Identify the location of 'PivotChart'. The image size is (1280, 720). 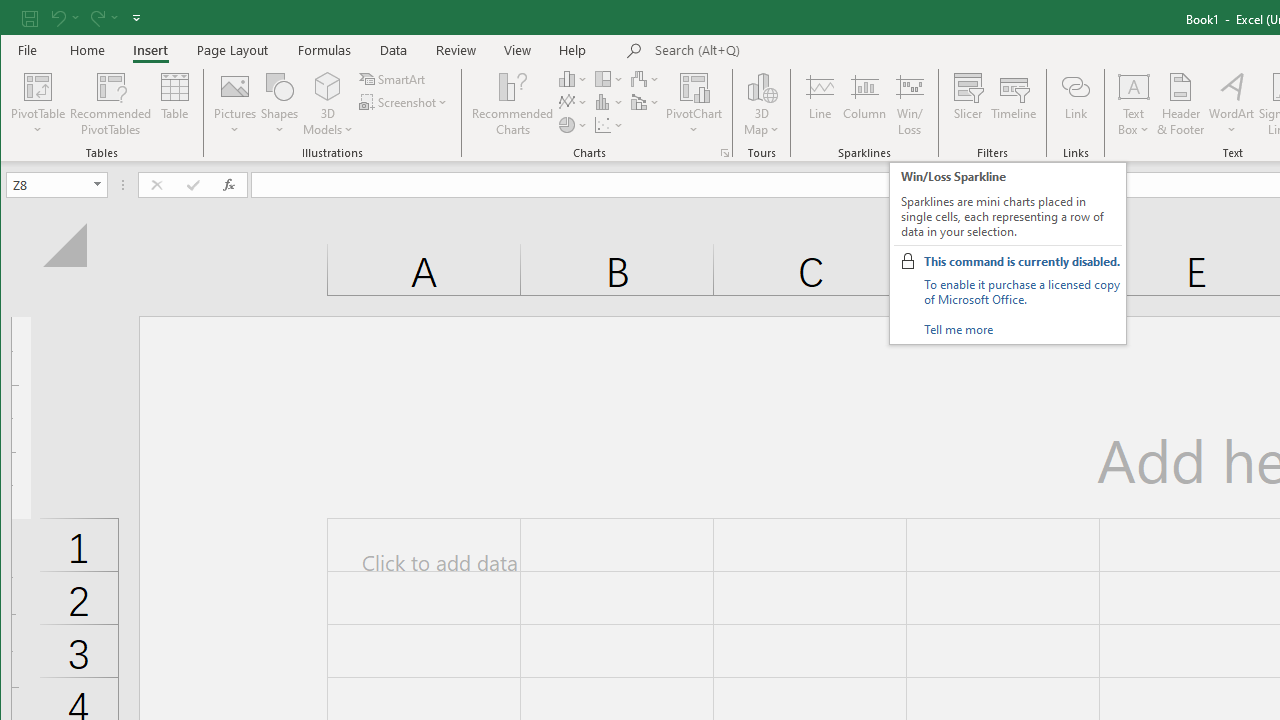
(694, 85).